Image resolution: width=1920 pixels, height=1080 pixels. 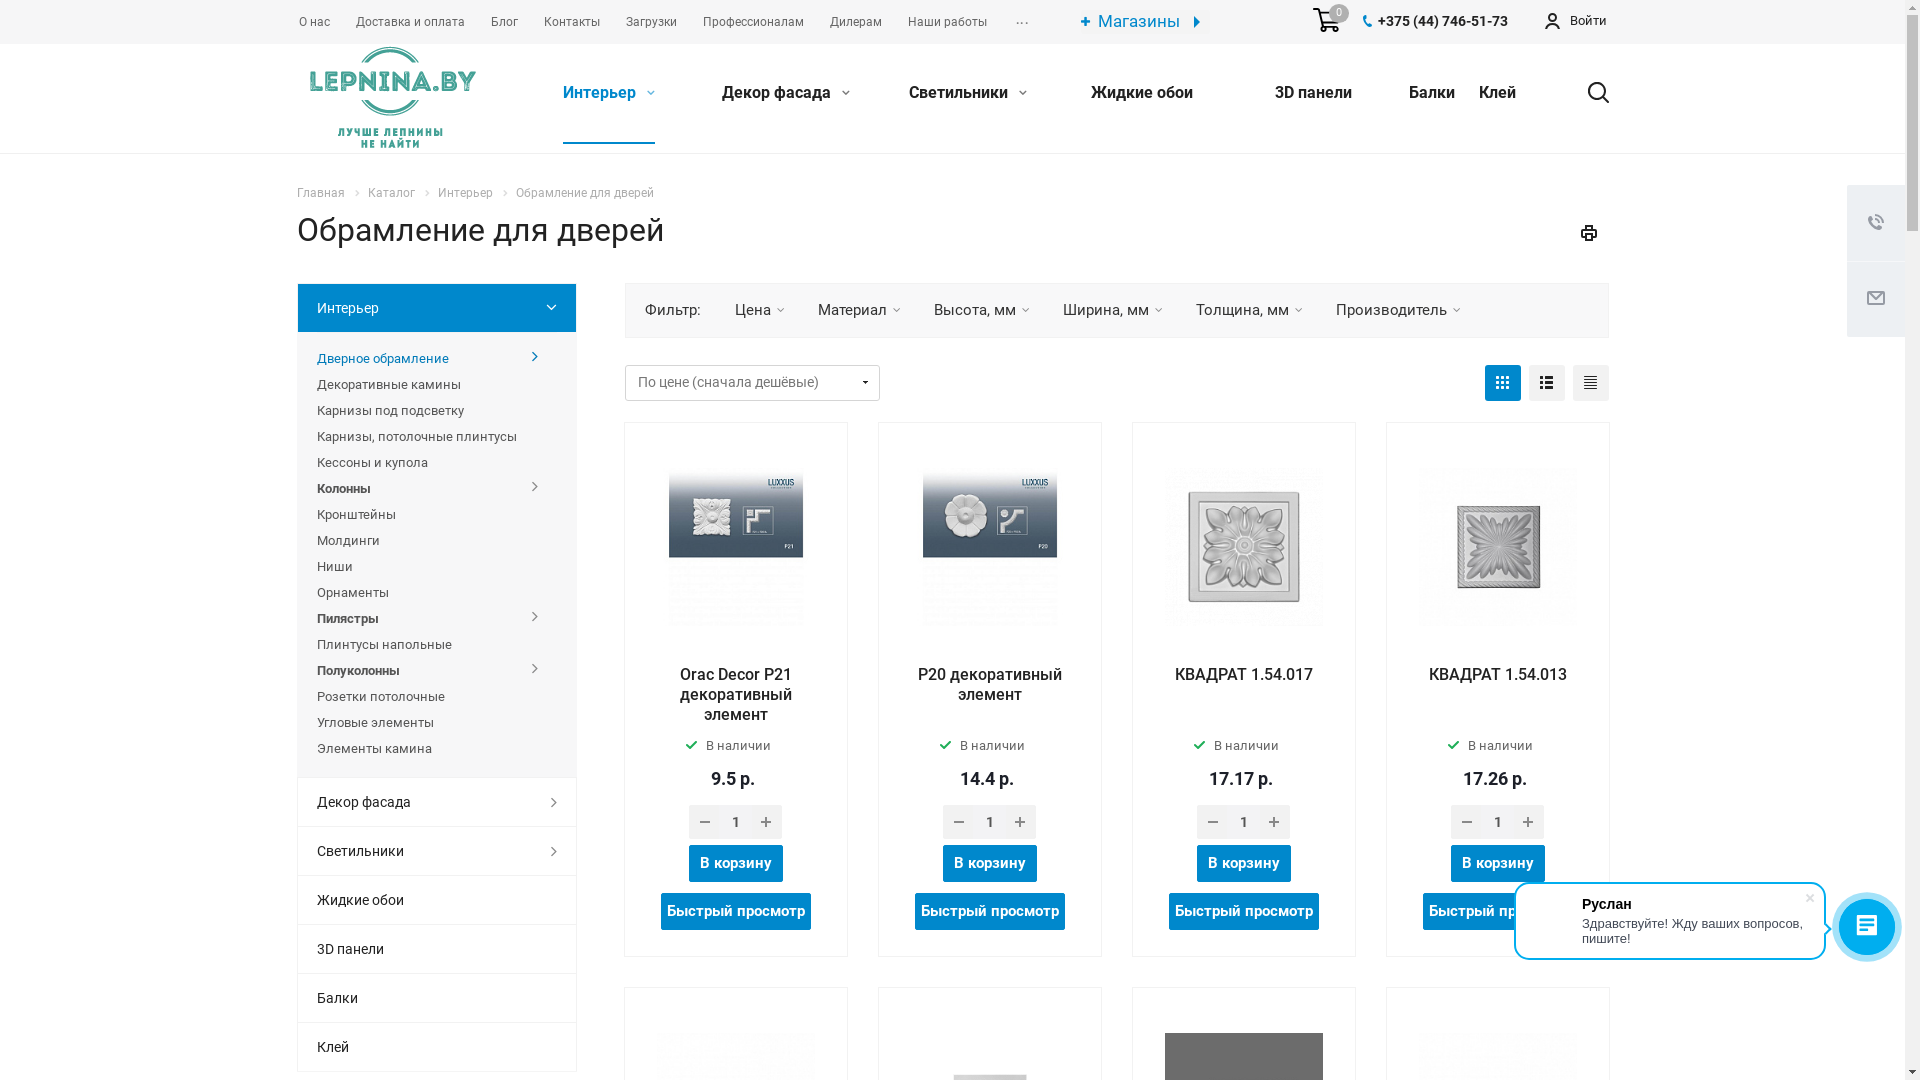 What do you see at coordinates (392, 98) in the screenshot?
I see `'lepnina.by'` at bounding box center [392, 98].